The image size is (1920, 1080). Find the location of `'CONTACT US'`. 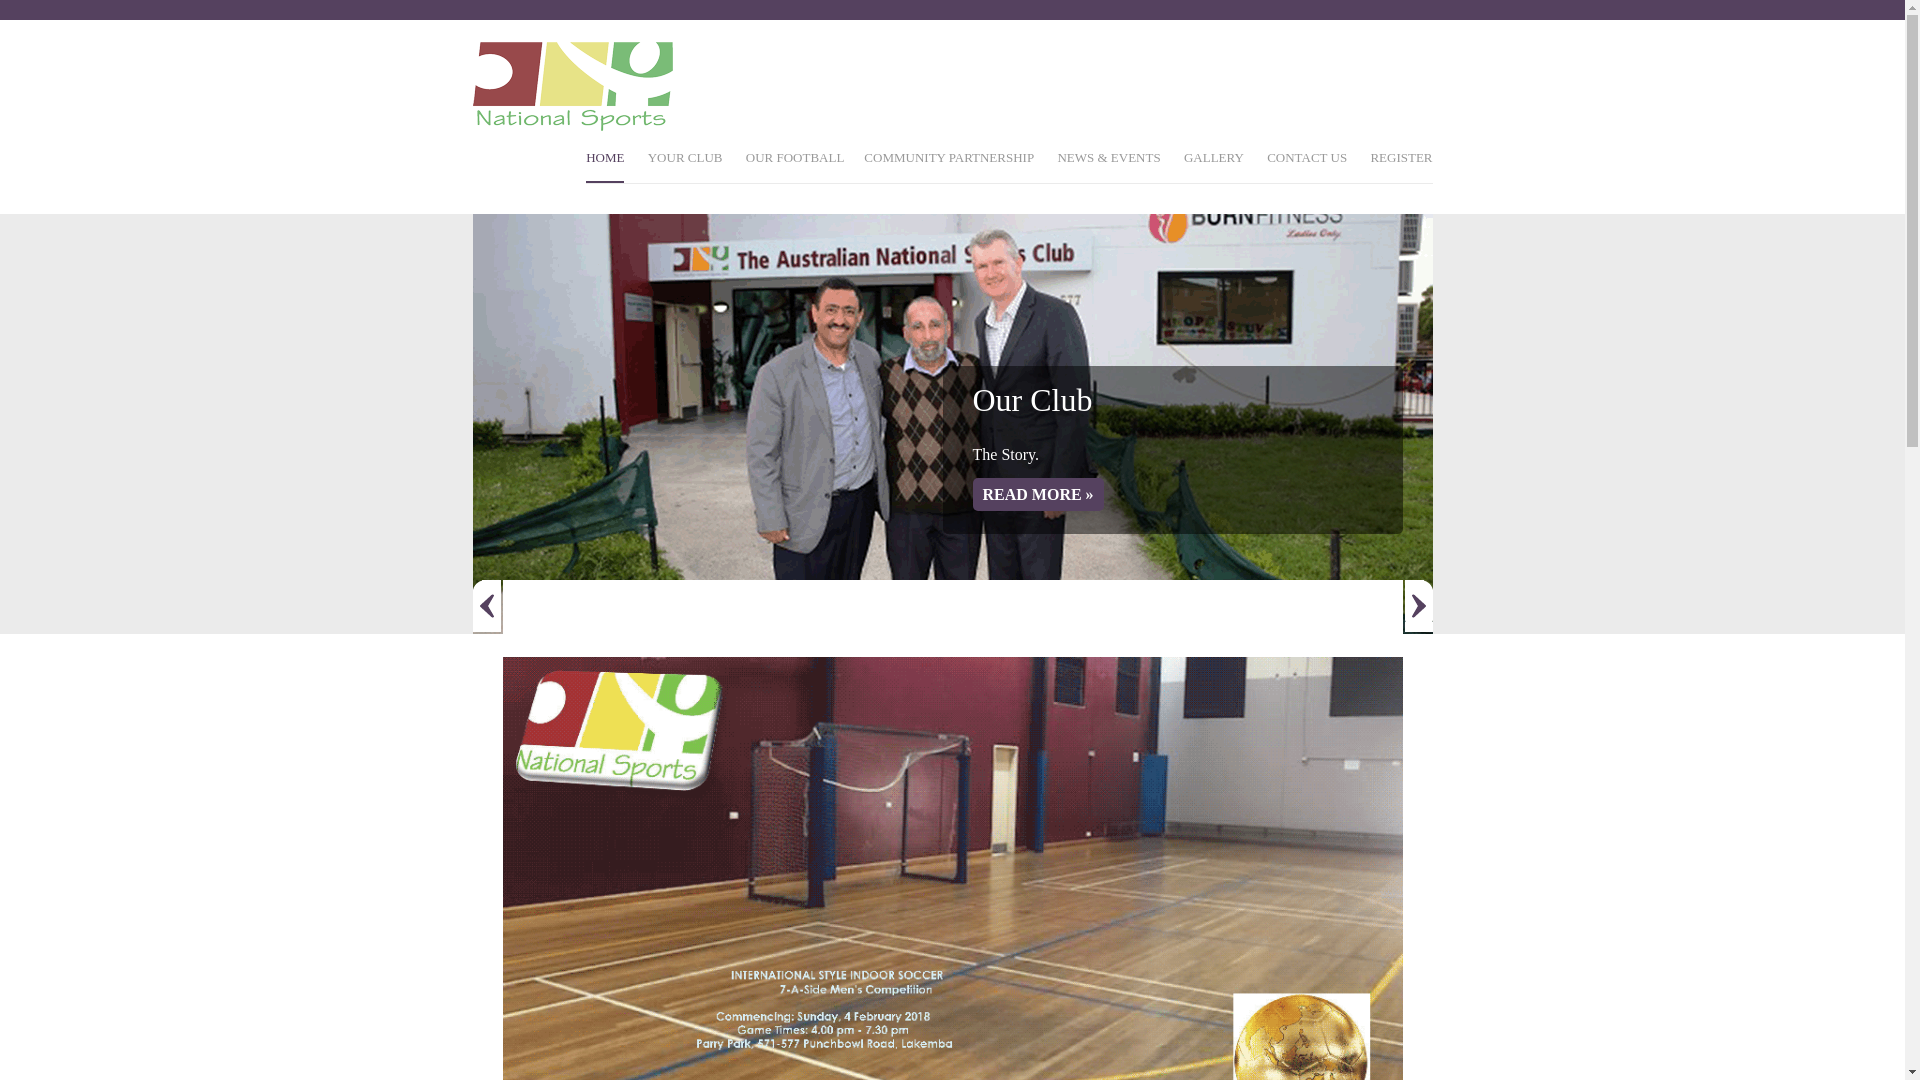

'CONTACT US' is located at coordinates (1306, 165).